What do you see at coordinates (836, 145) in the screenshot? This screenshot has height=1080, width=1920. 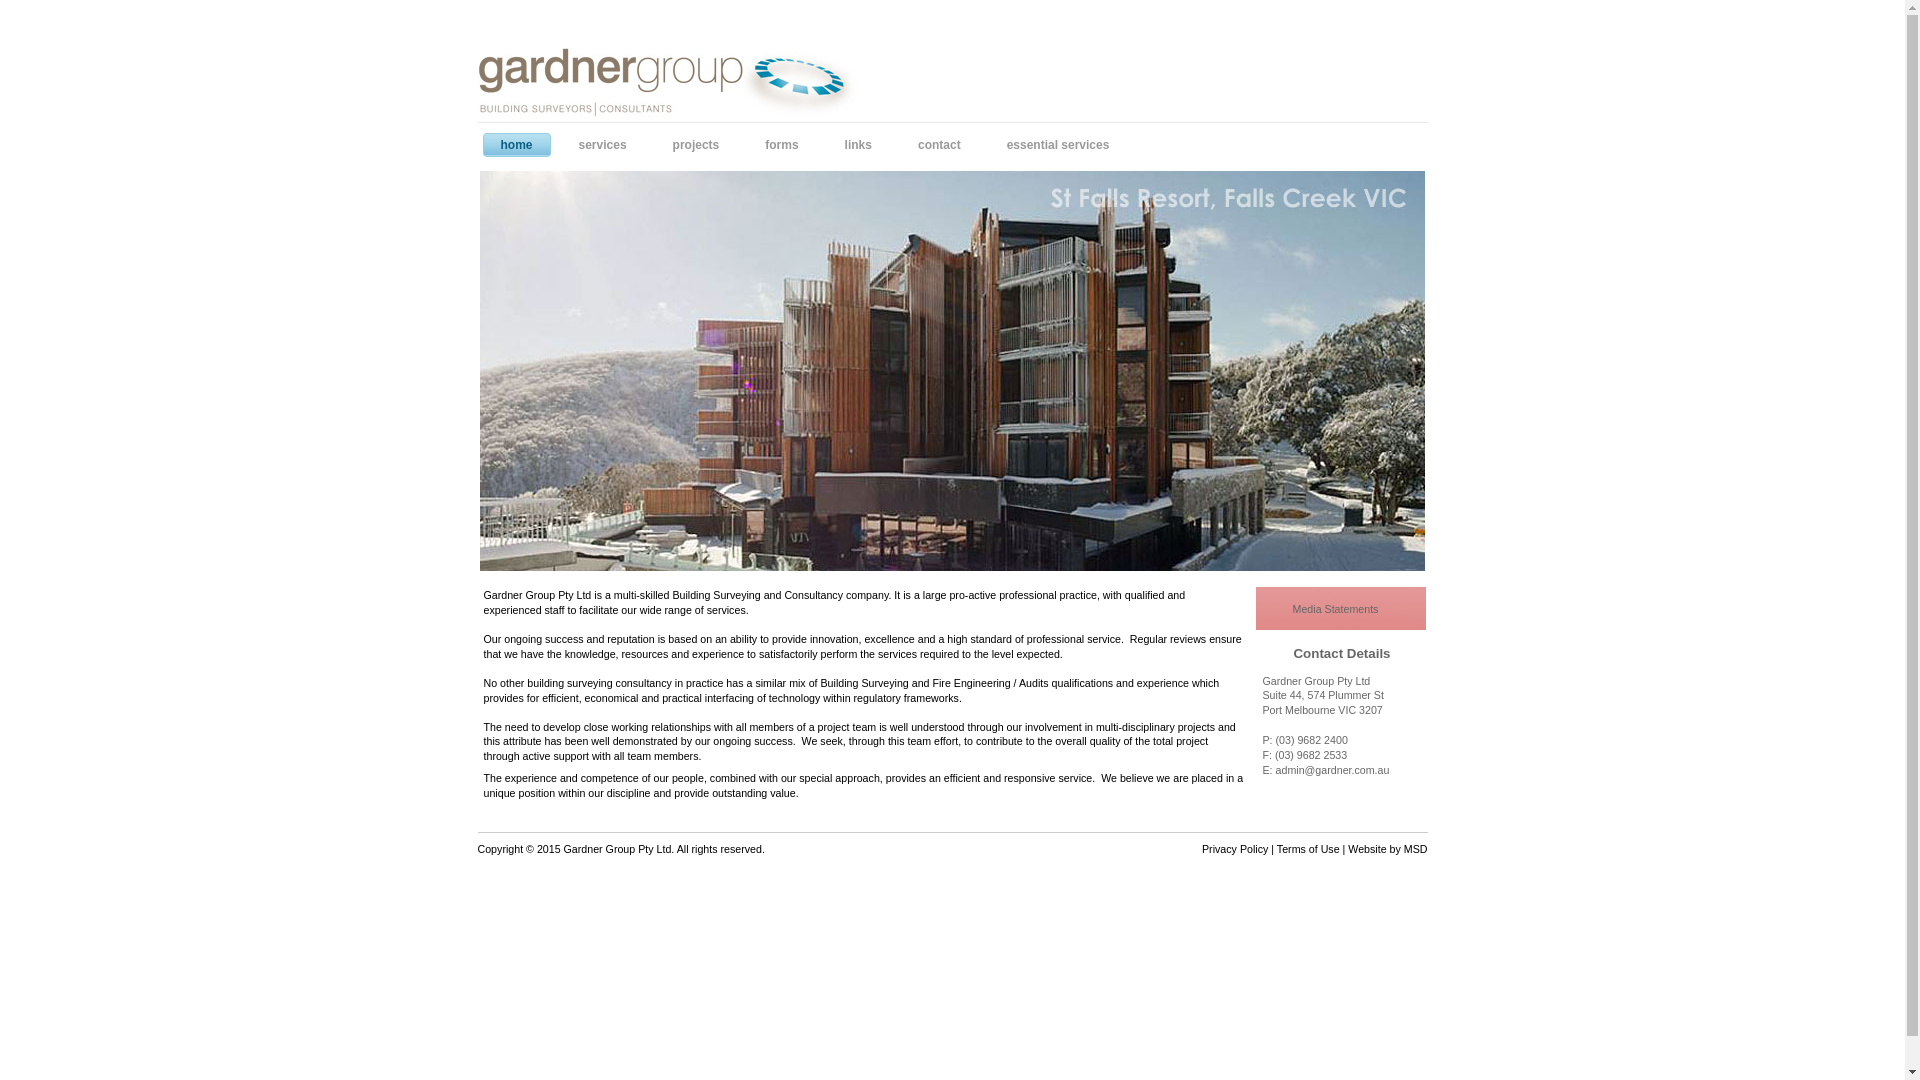 I see `'links'` at bounding box center [836, 145].